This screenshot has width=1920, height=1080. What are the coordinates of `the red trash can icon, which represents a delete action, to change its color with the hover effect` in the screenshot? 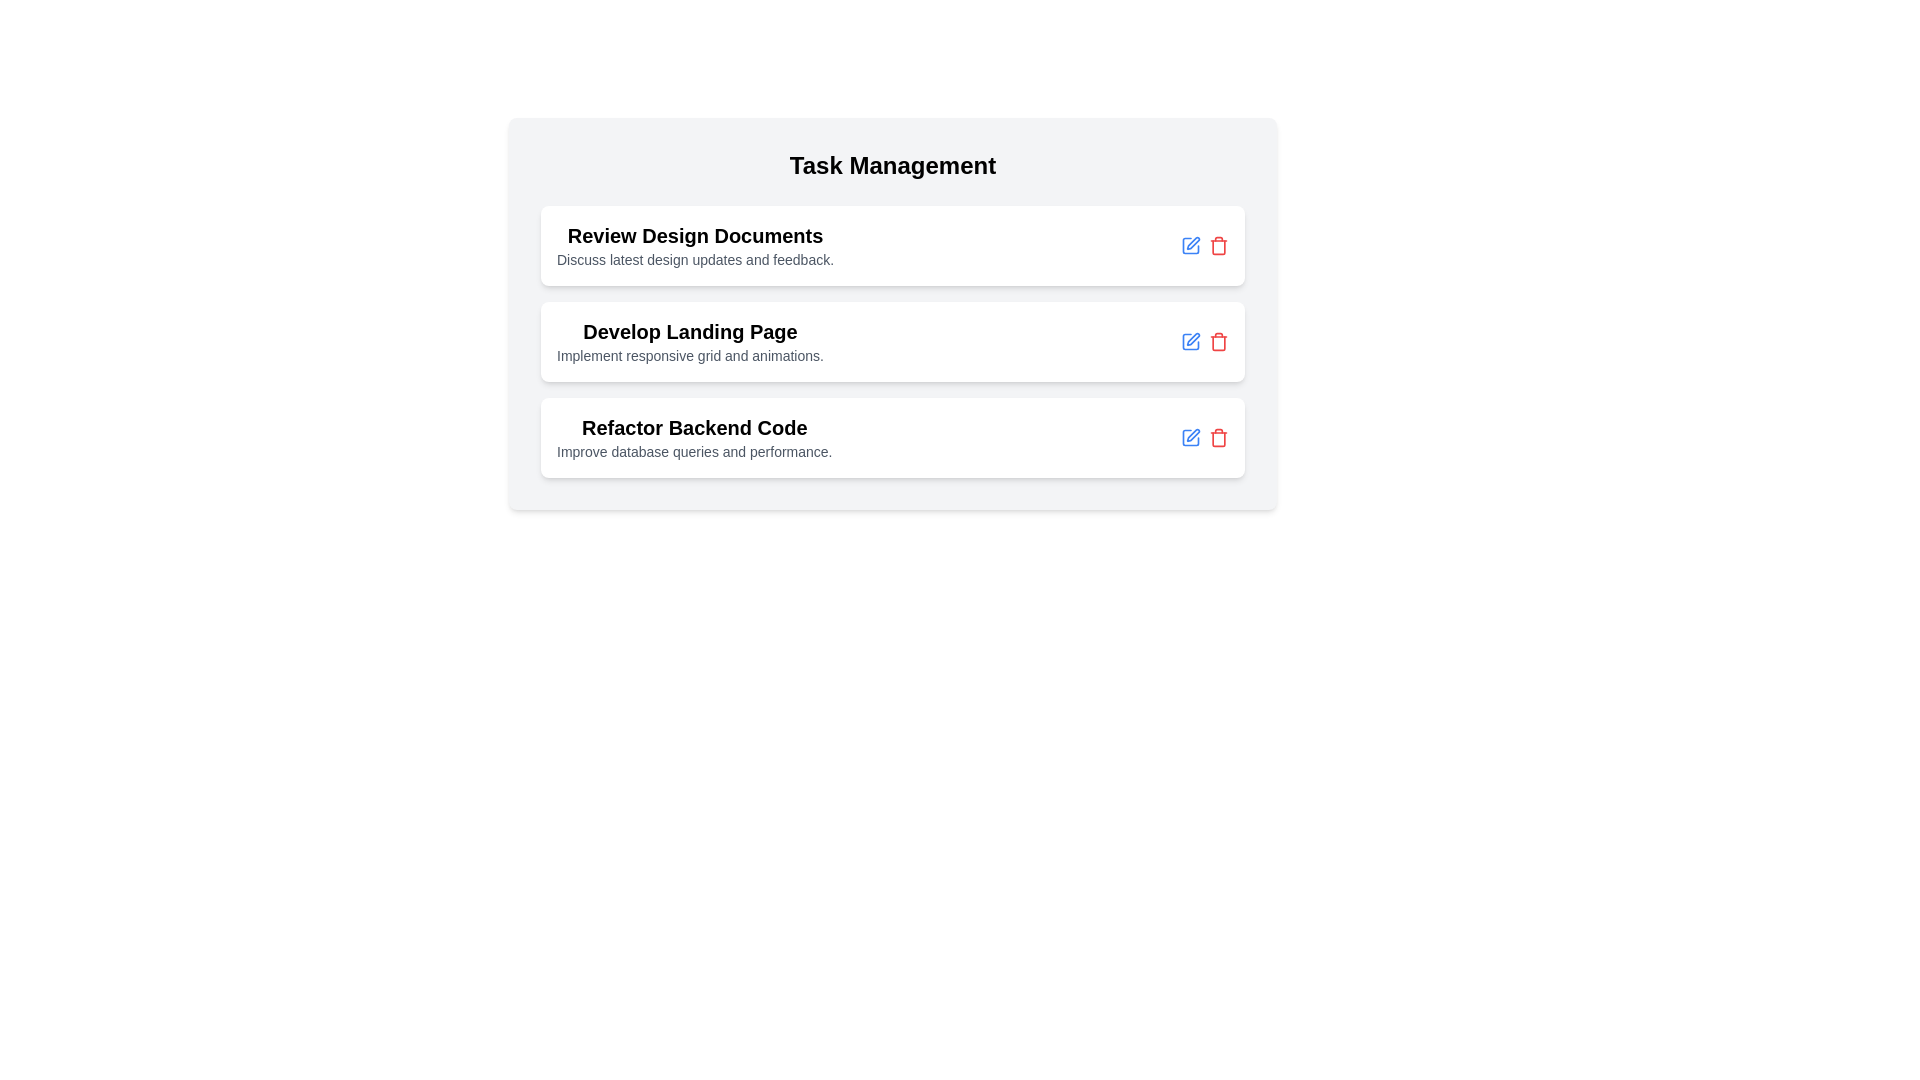 It's located at (1218, 341).